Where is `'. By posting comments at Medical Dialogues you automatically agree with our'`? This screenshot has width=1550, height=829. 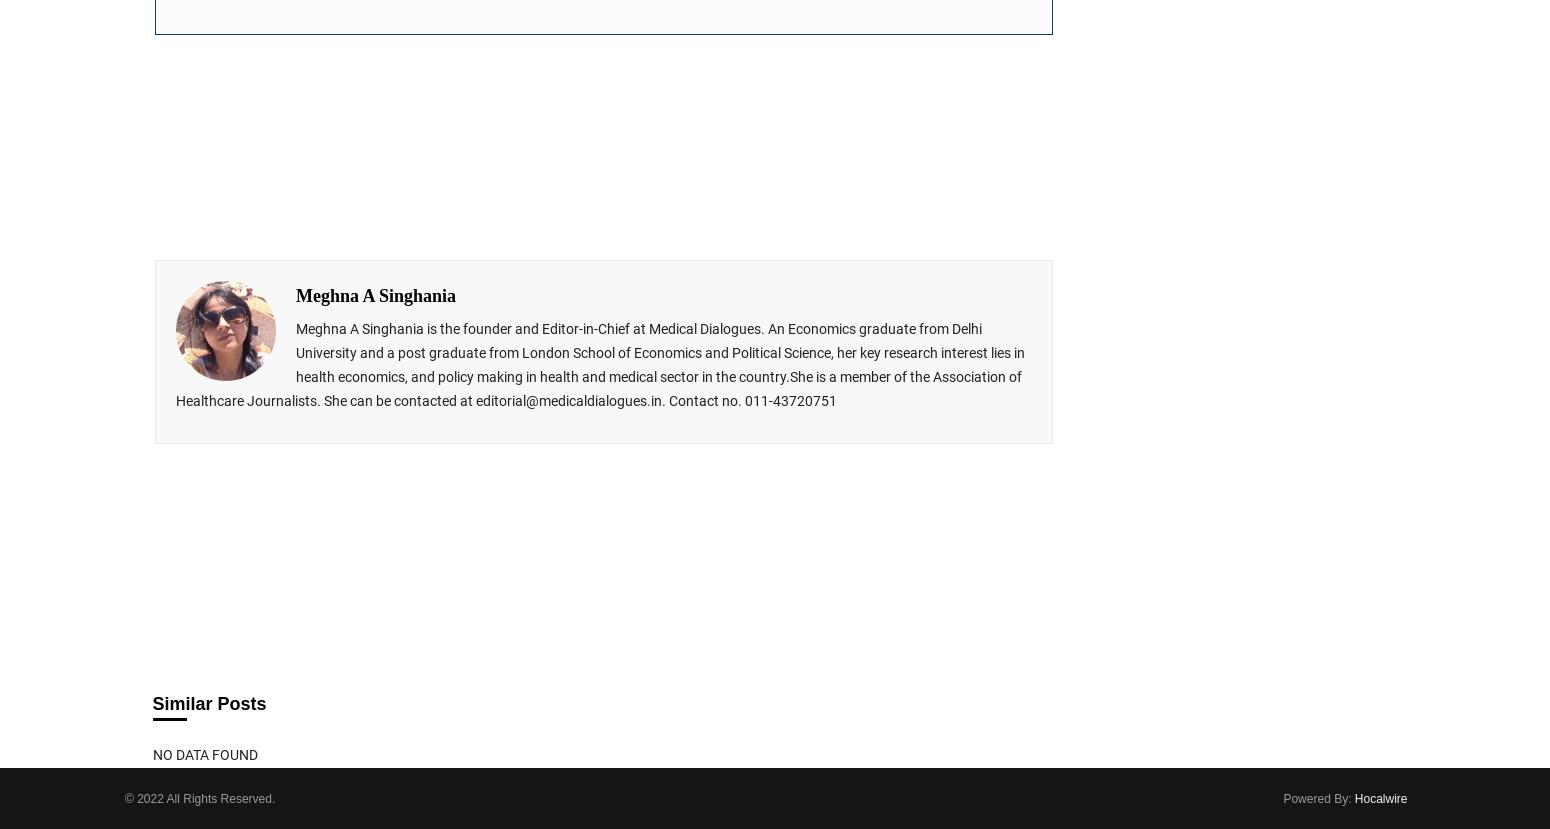
'. By posting comments at Medical Dialogues you automatically agree with our' is located at coordinates (774, 504).